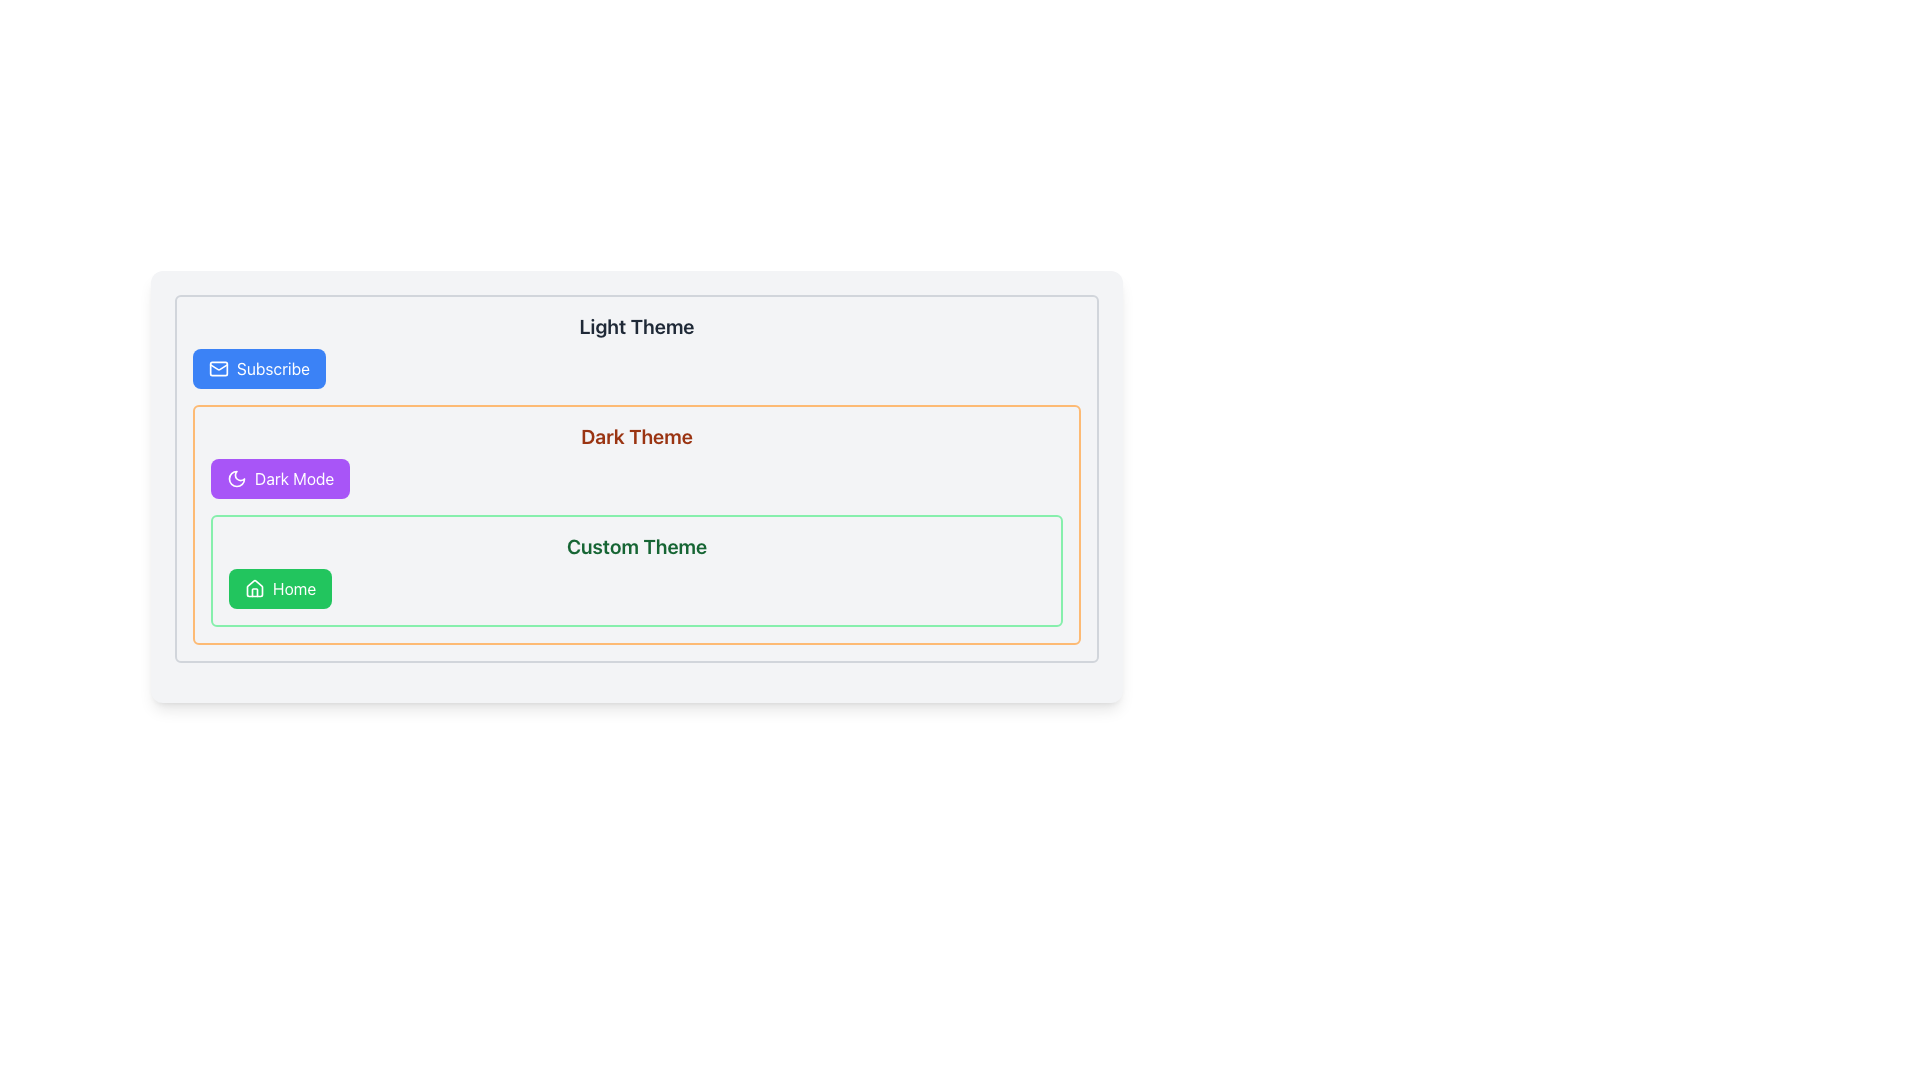  I want to click on the dark mode toggle button located centrally below the 'Dark Theme' title, so click(279, 478).